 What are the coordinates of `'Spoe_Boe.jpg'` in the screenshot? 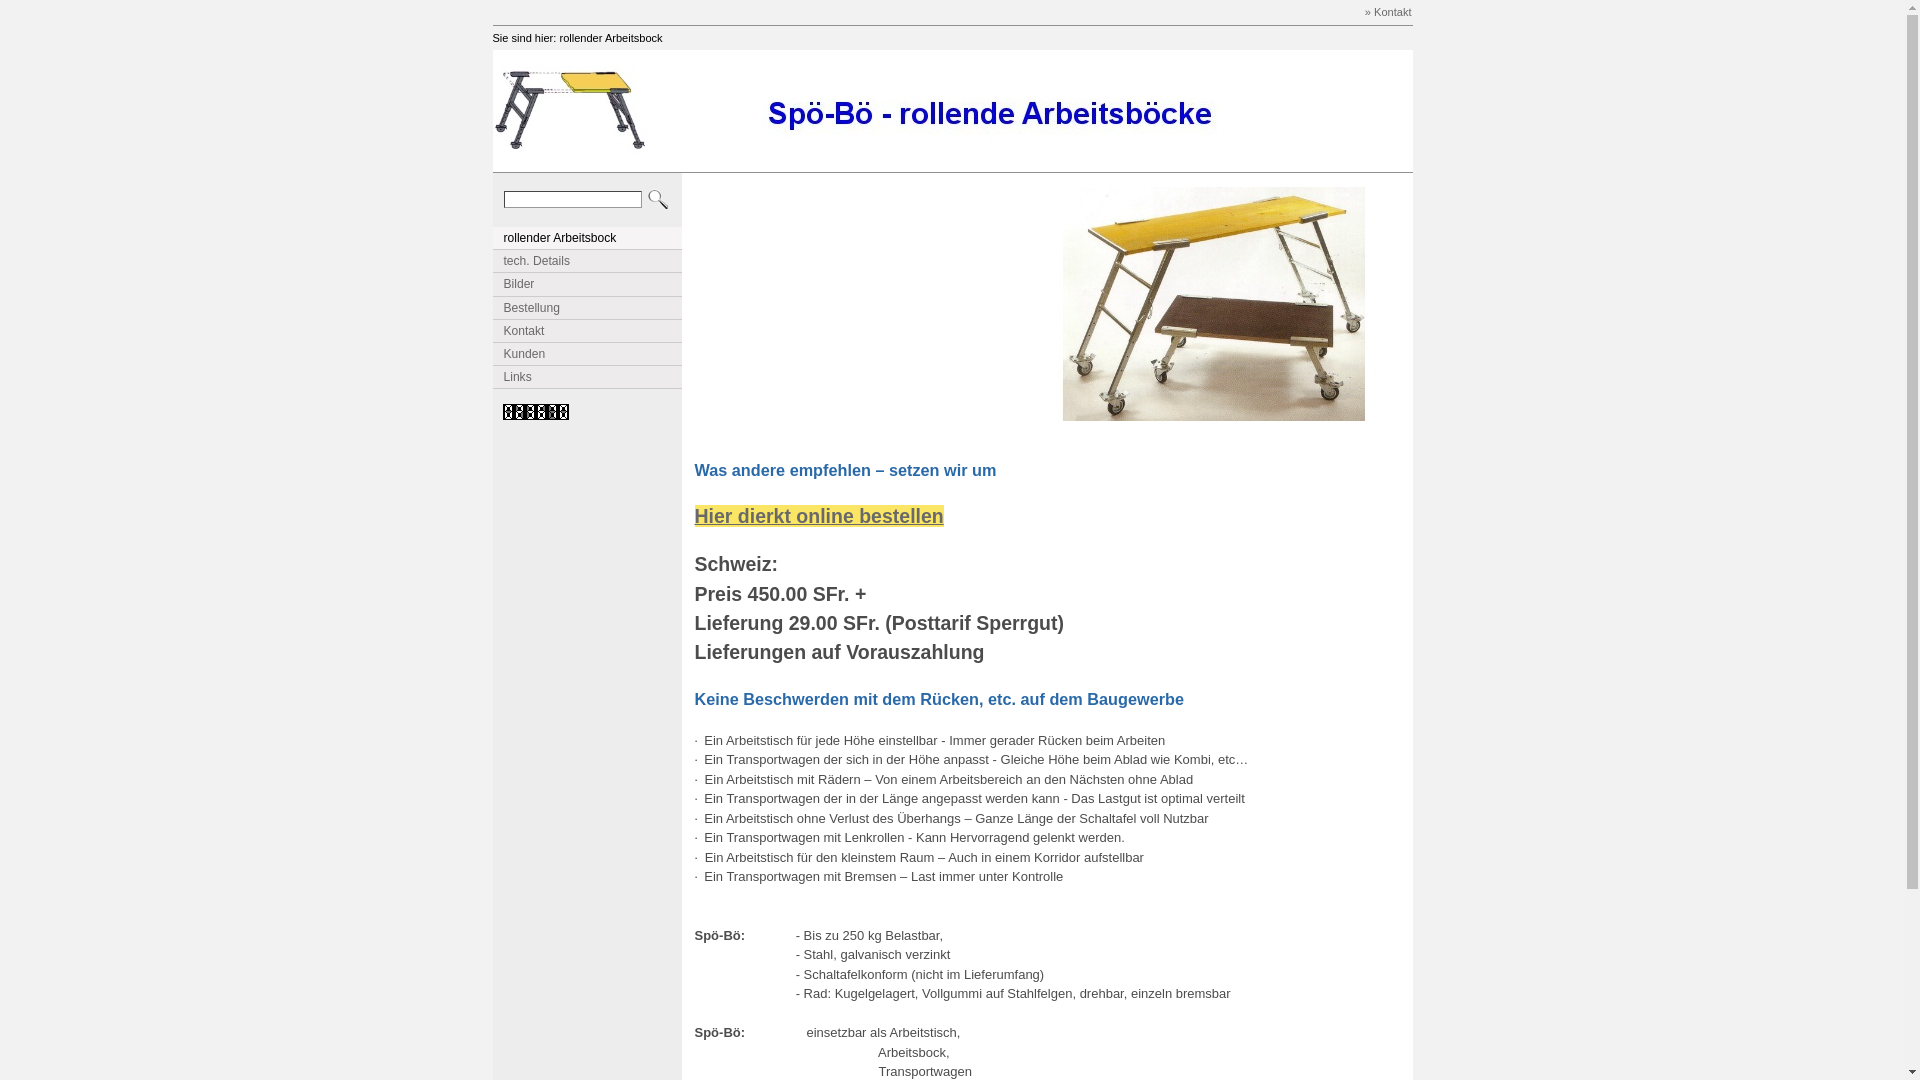 It's located at (568, 111).